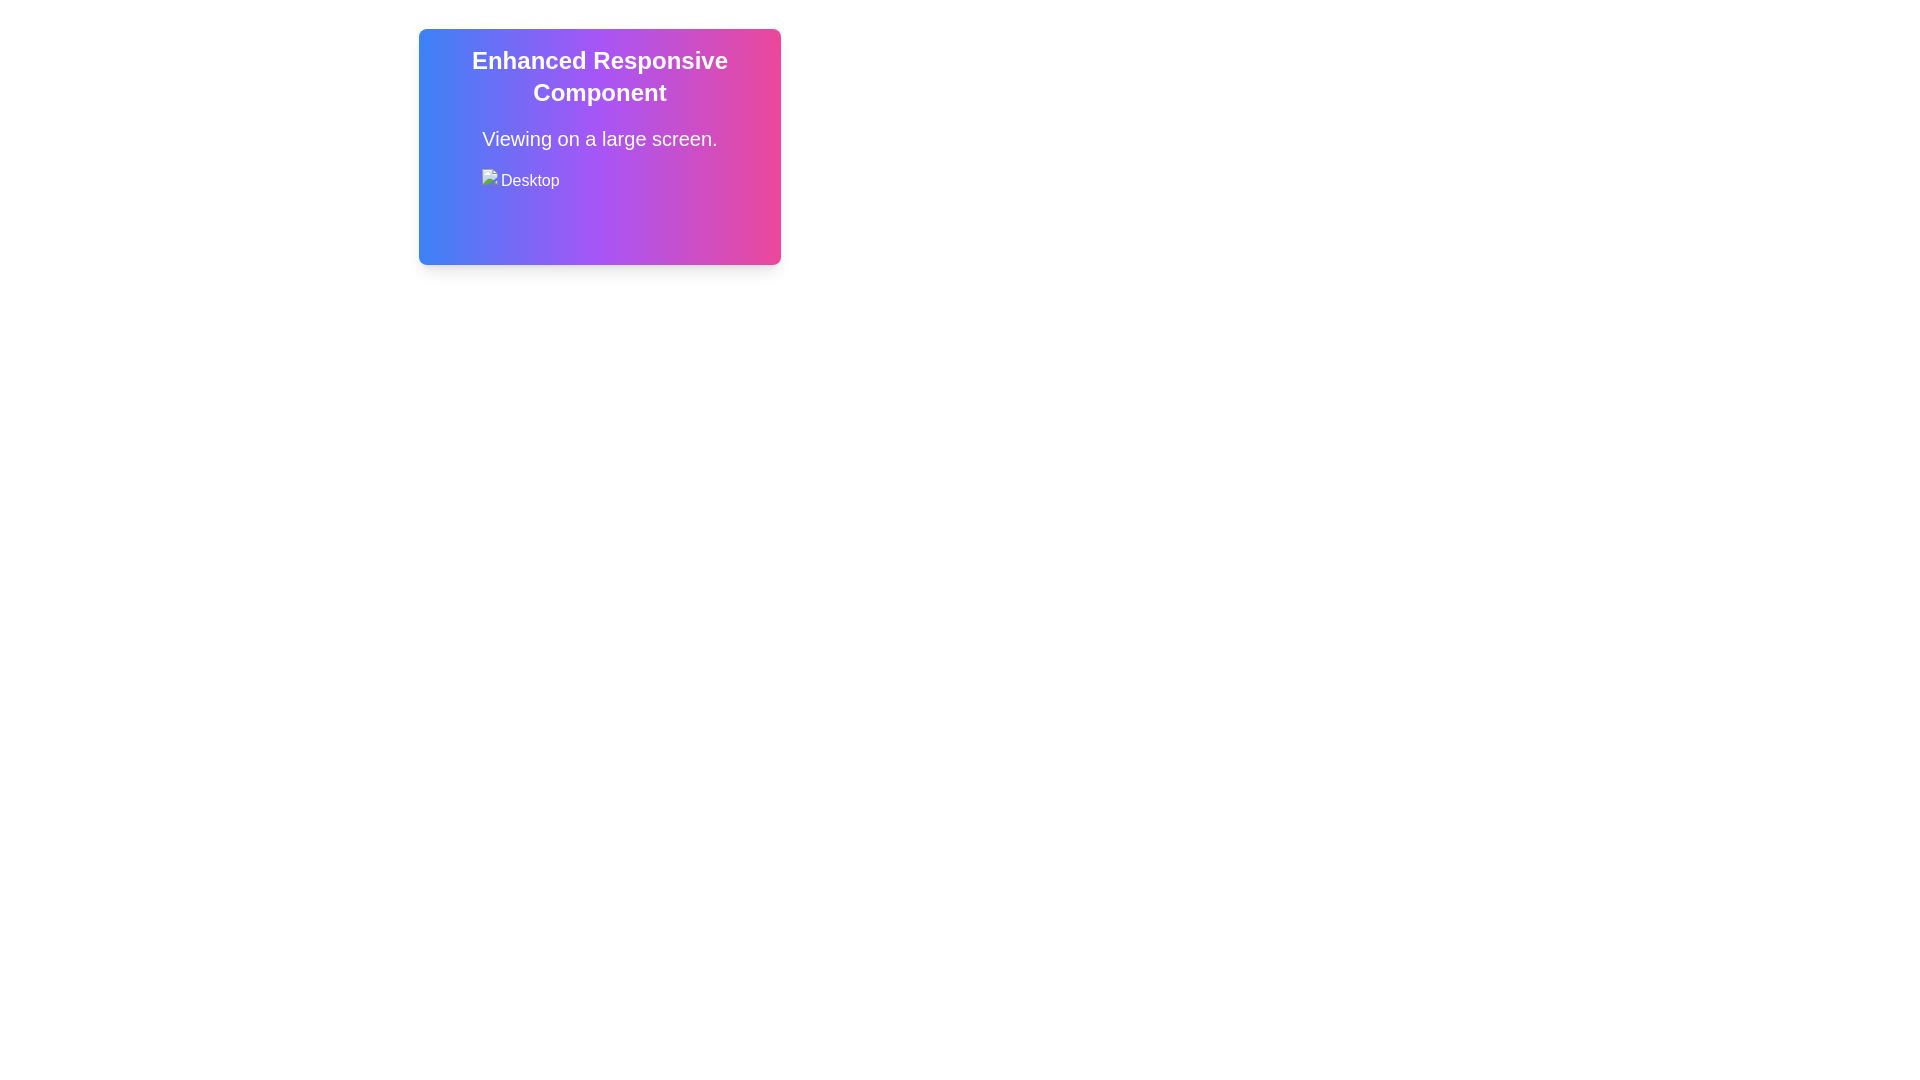 The width and height of the screenshot is (1920, 1080). Describe the element at coordinates (599, 137) in the screenshot. I see `the informational text located below the title text and above the 'Desktop' icon` at that location.